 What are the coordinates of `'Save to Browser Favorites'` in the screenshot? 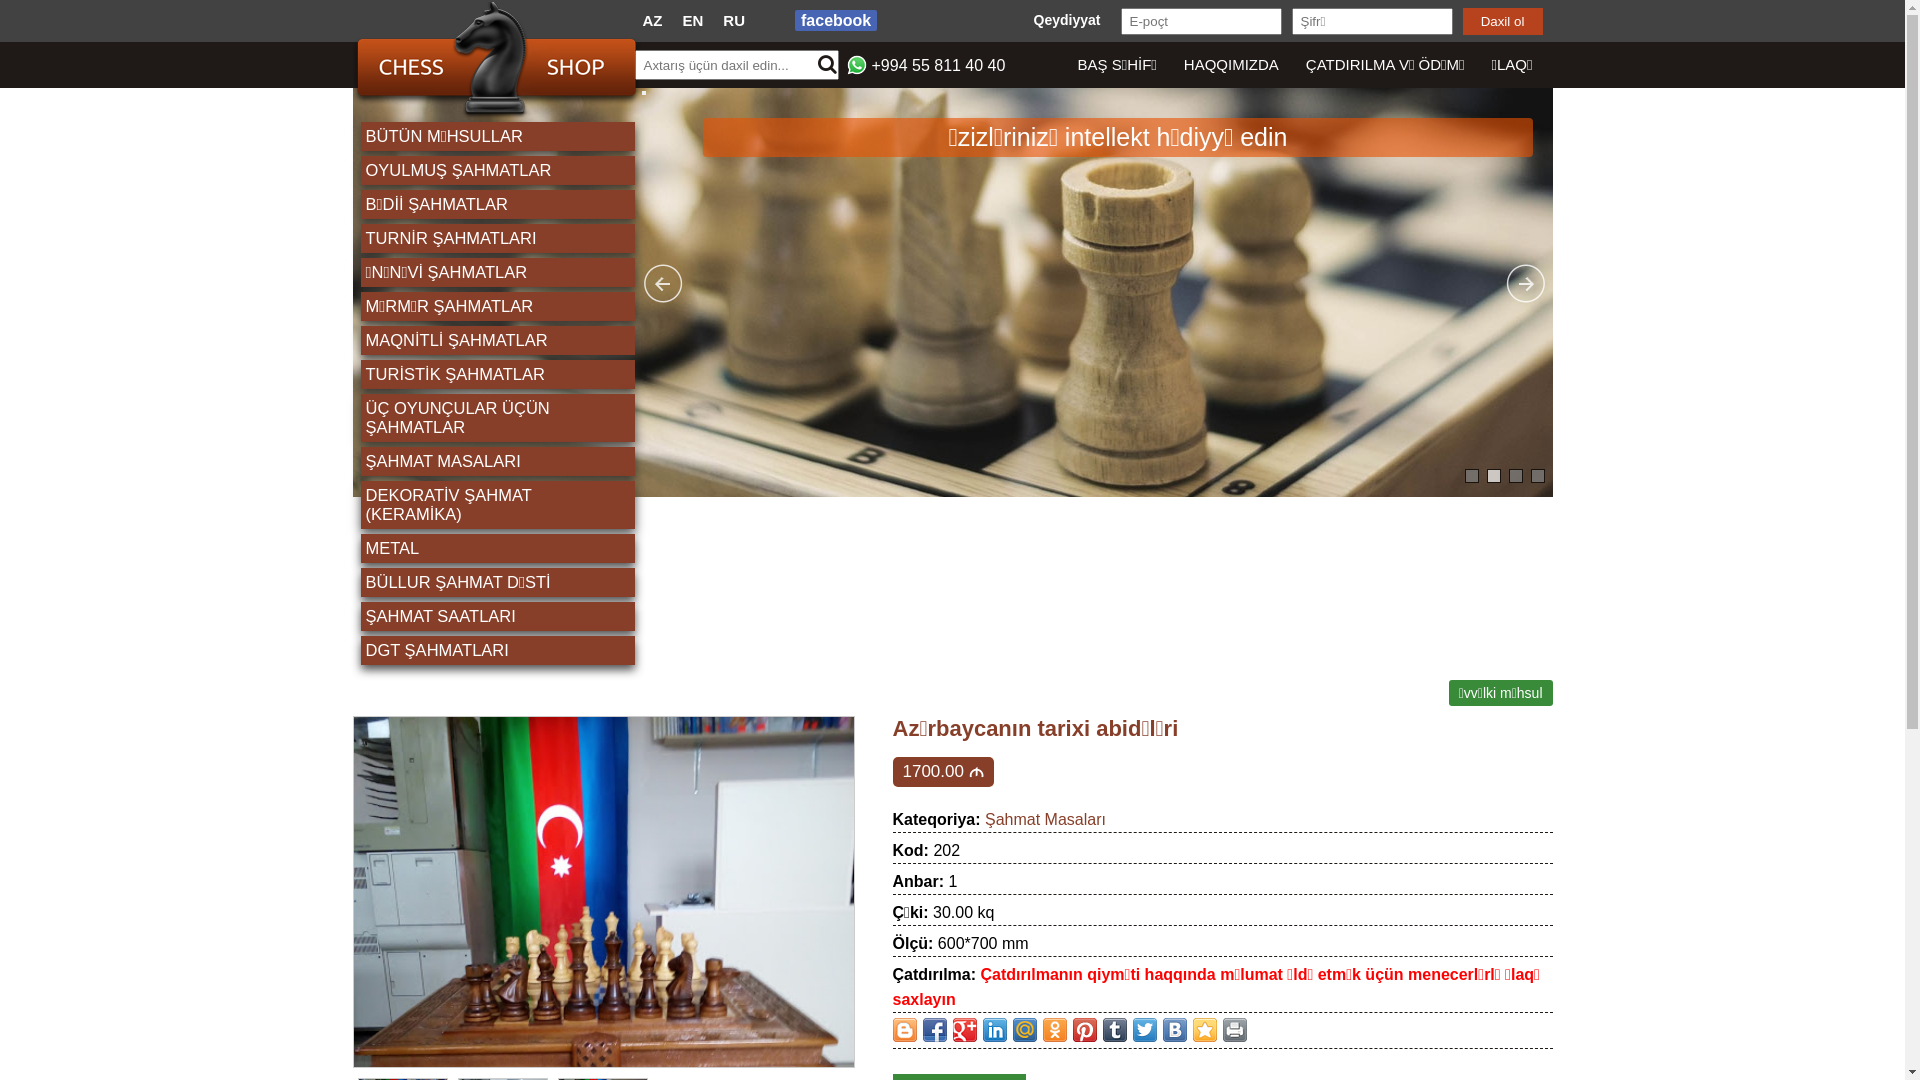 It's located at (1203, 1029).